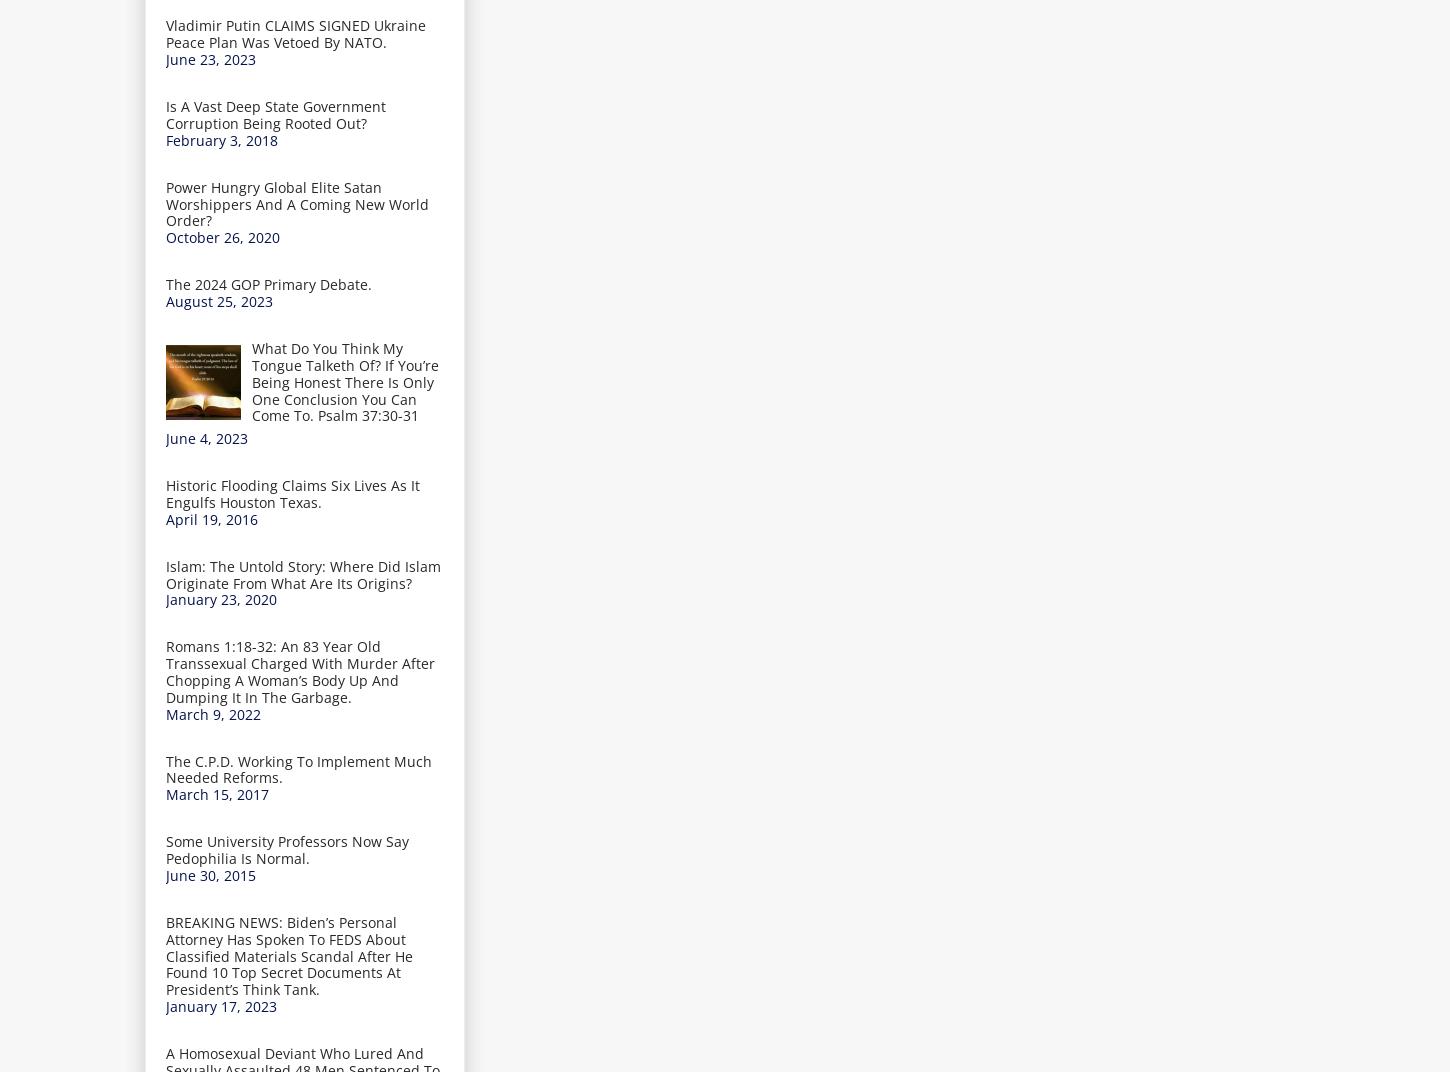 Image resolution: width=1450 pixels, height=1072 pixels. Describe the element at coordinates (220, 1006) in the screenshot. I see `'January 17, 2023'` at that location.